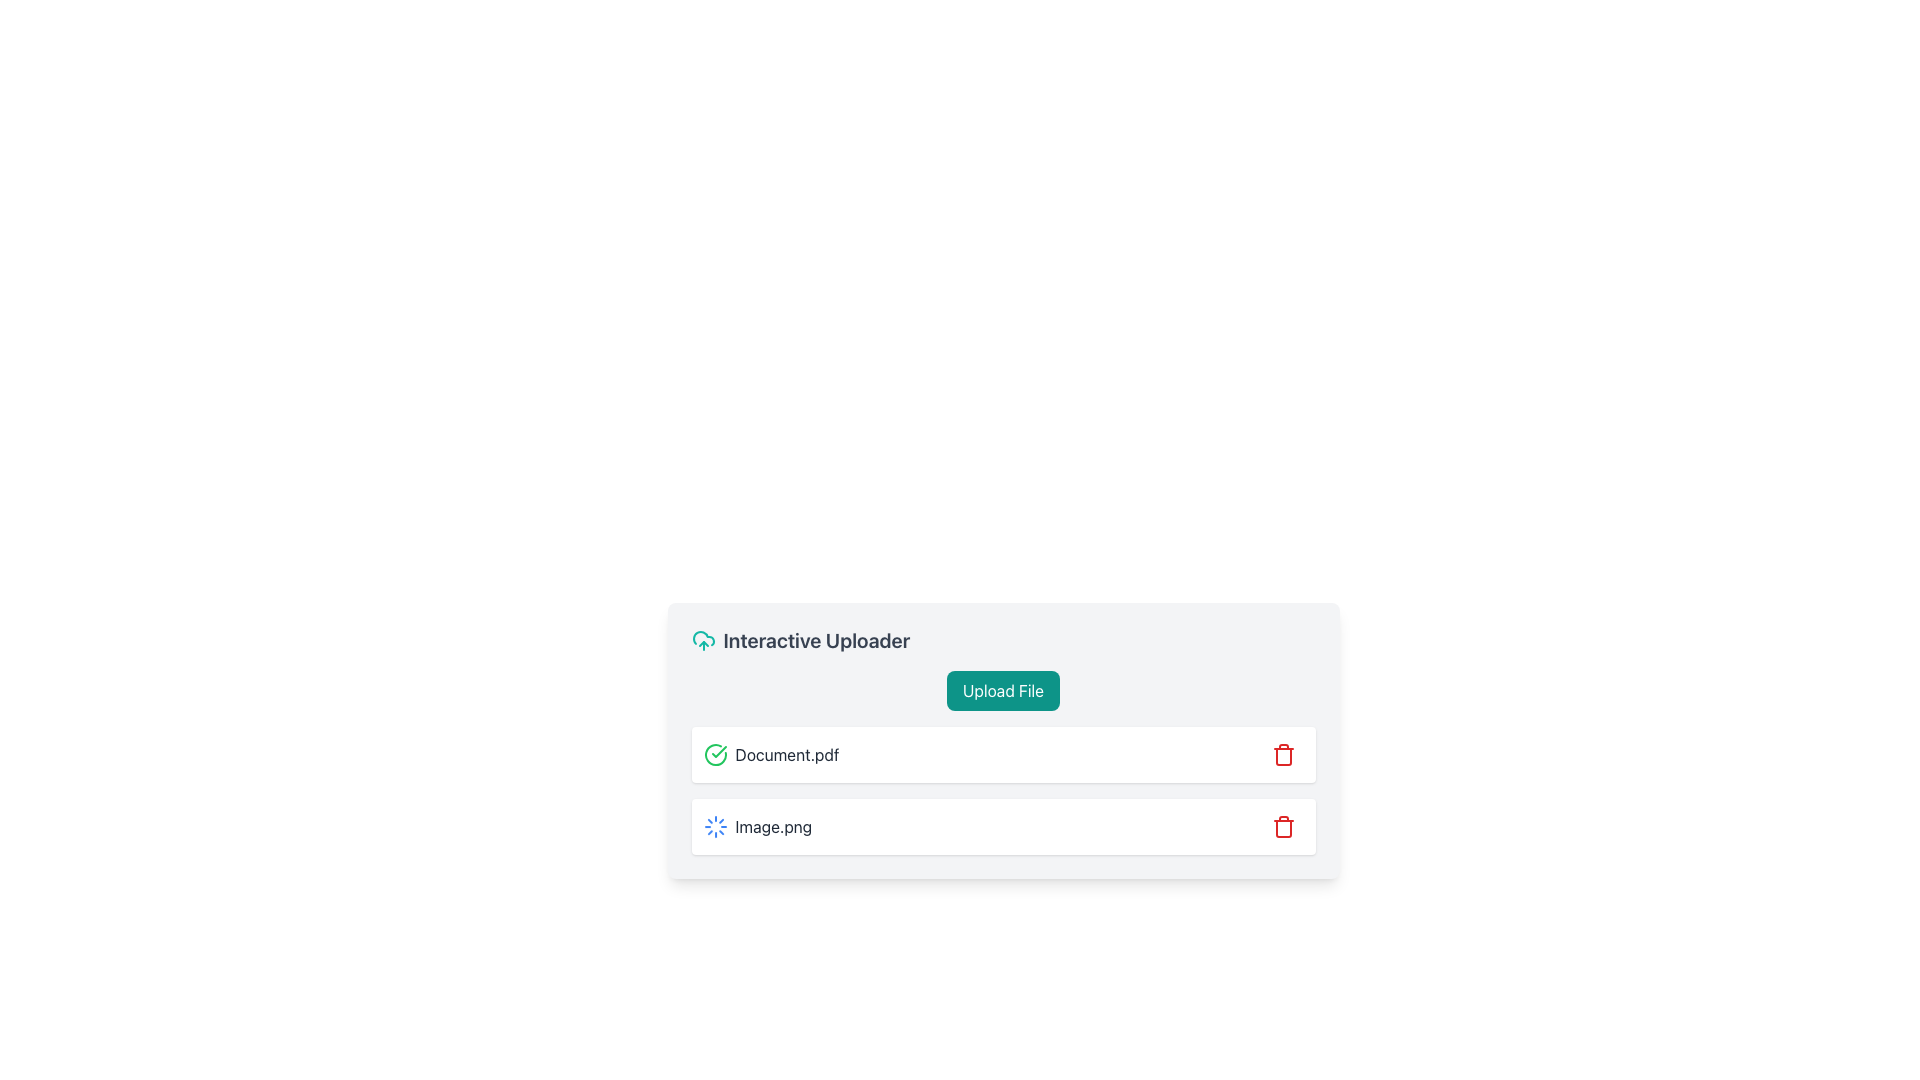 This screenshot has width=1920, height=1080. What do you see at coordinates (1003, 689) in the screenshot?
I see `the 'Upload File' button with a teal background` at bounding box center [1003, 689].